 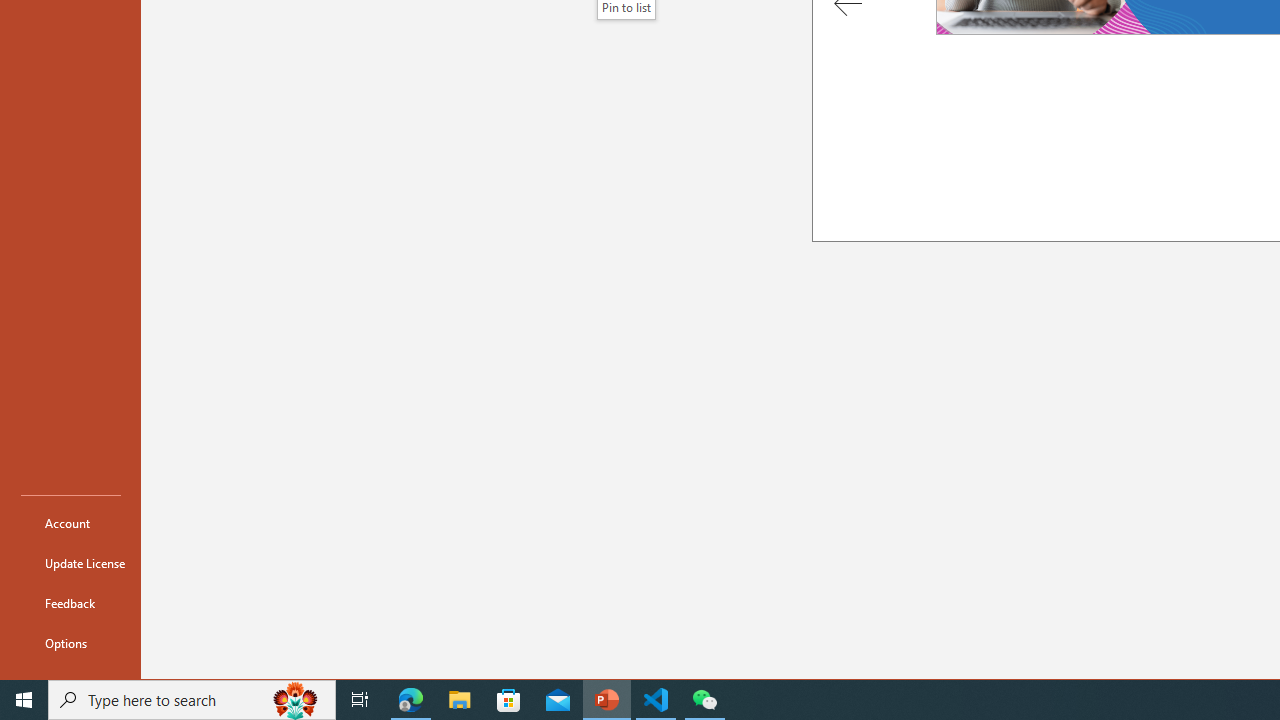 What do you see at coordinates (71, 602) in the screenshot?
I see `'Feedback'` at bounding box center [71, 602].